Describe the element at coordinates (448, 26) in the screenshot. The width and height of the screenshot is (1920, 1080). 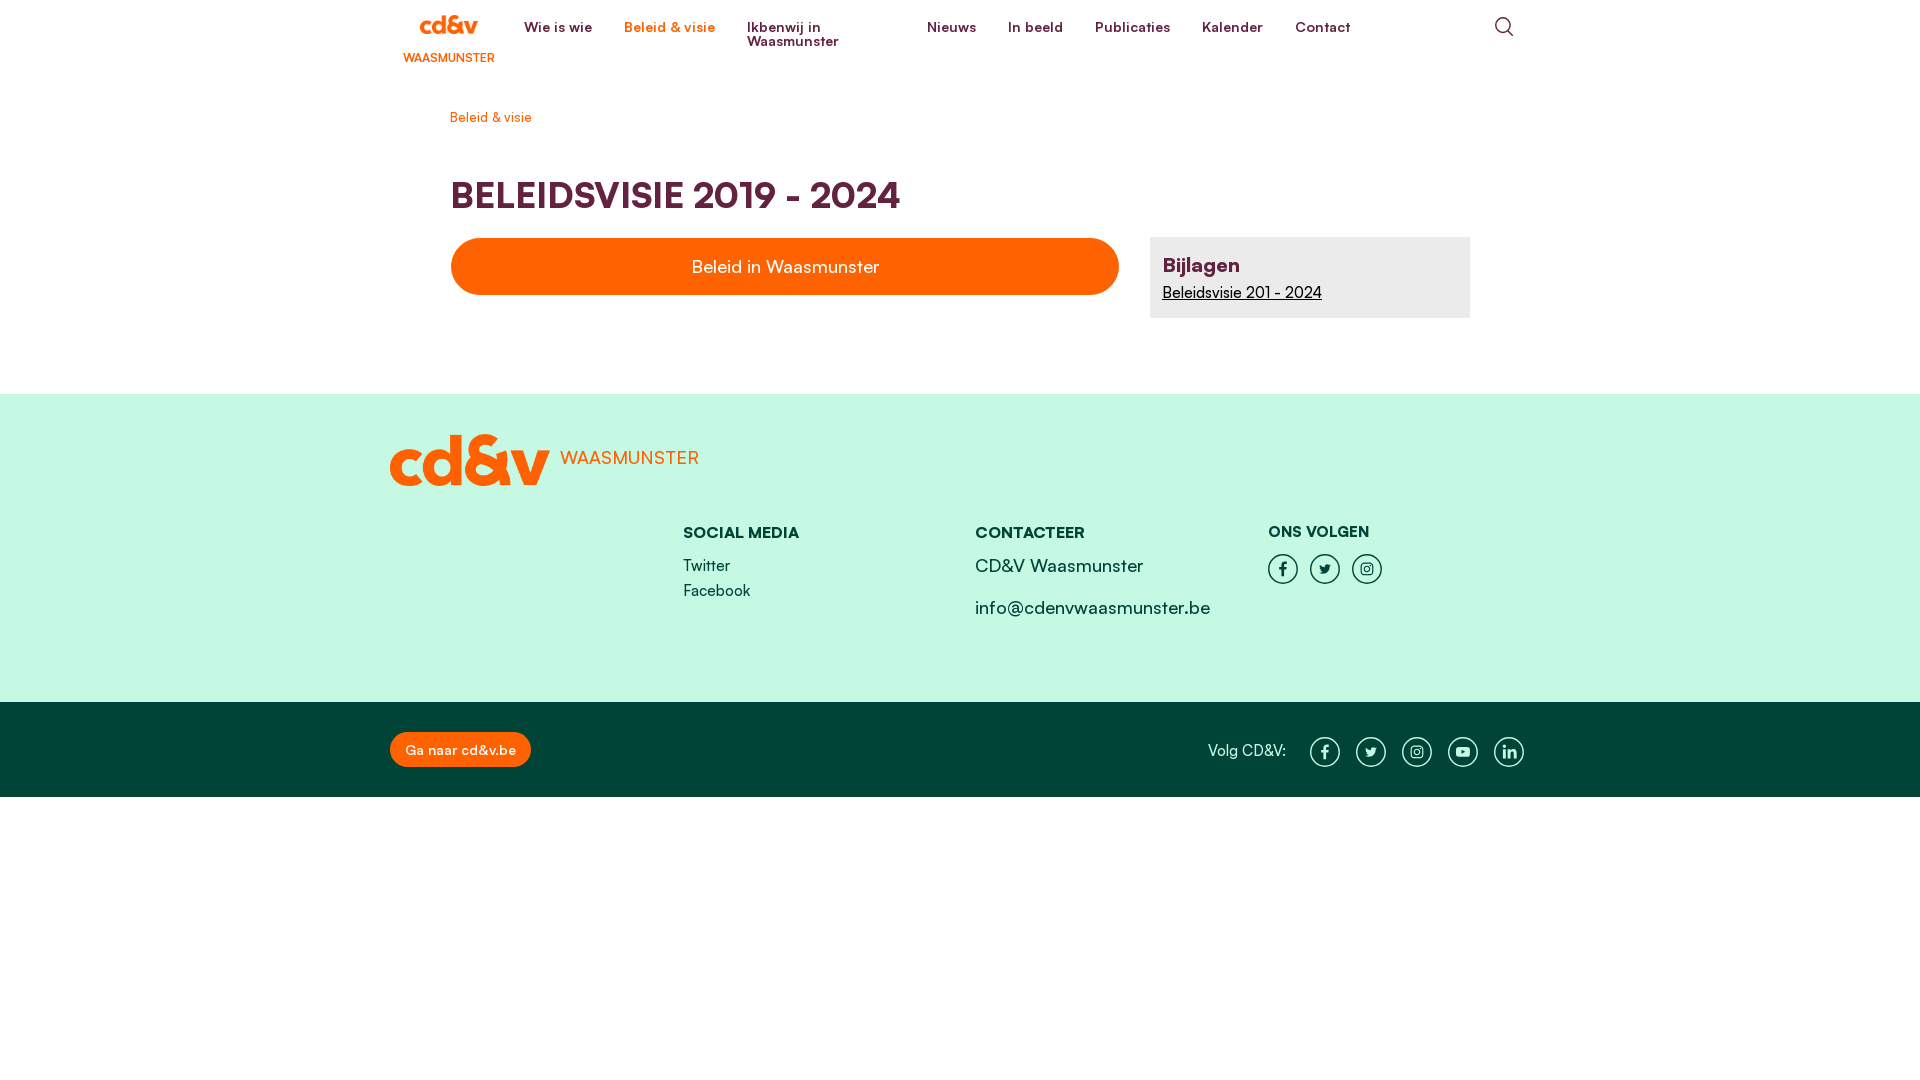
I see `'WAASMUNSTER'` at that location.